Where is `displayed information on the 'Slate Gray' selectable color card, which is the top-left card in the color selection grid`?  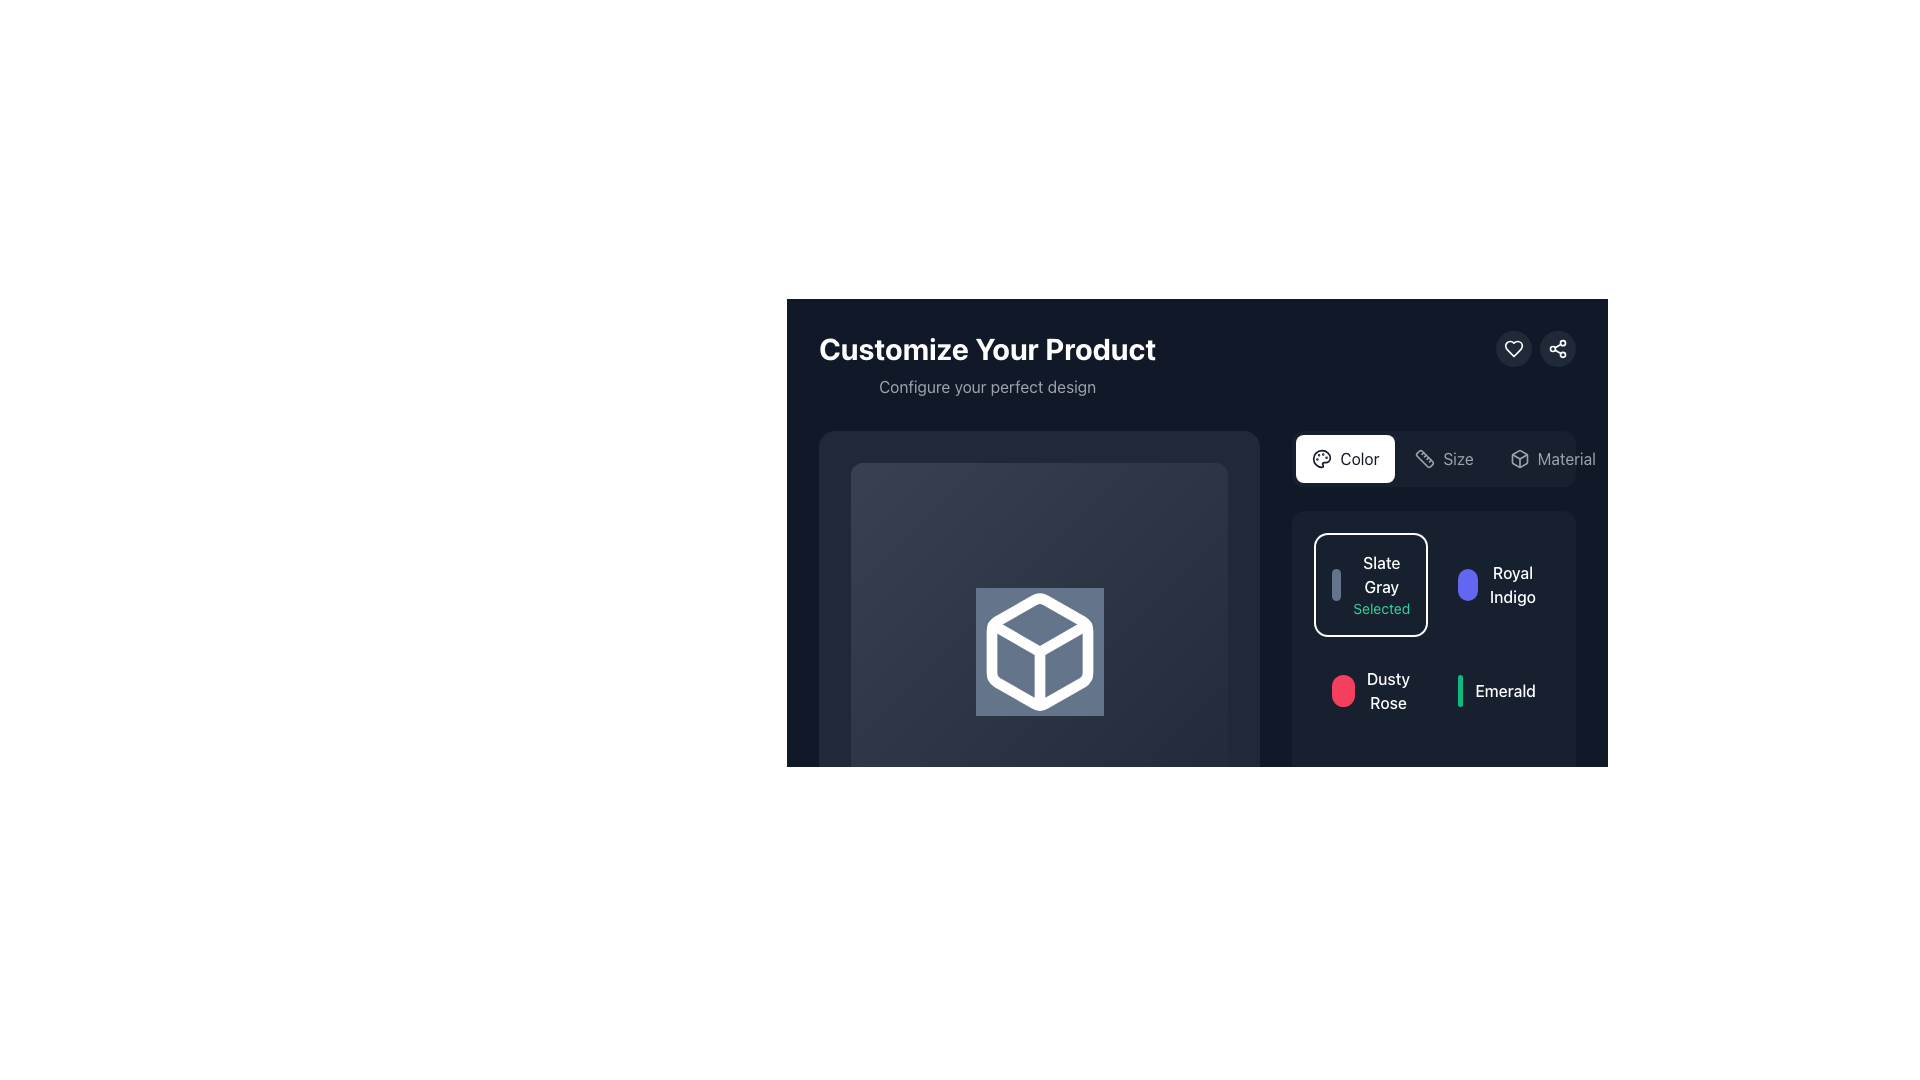
displayed information on the 'Slate Gray' selectable color card, which is the top-left card in the color selection grid is located at coordinates (1370, 585).